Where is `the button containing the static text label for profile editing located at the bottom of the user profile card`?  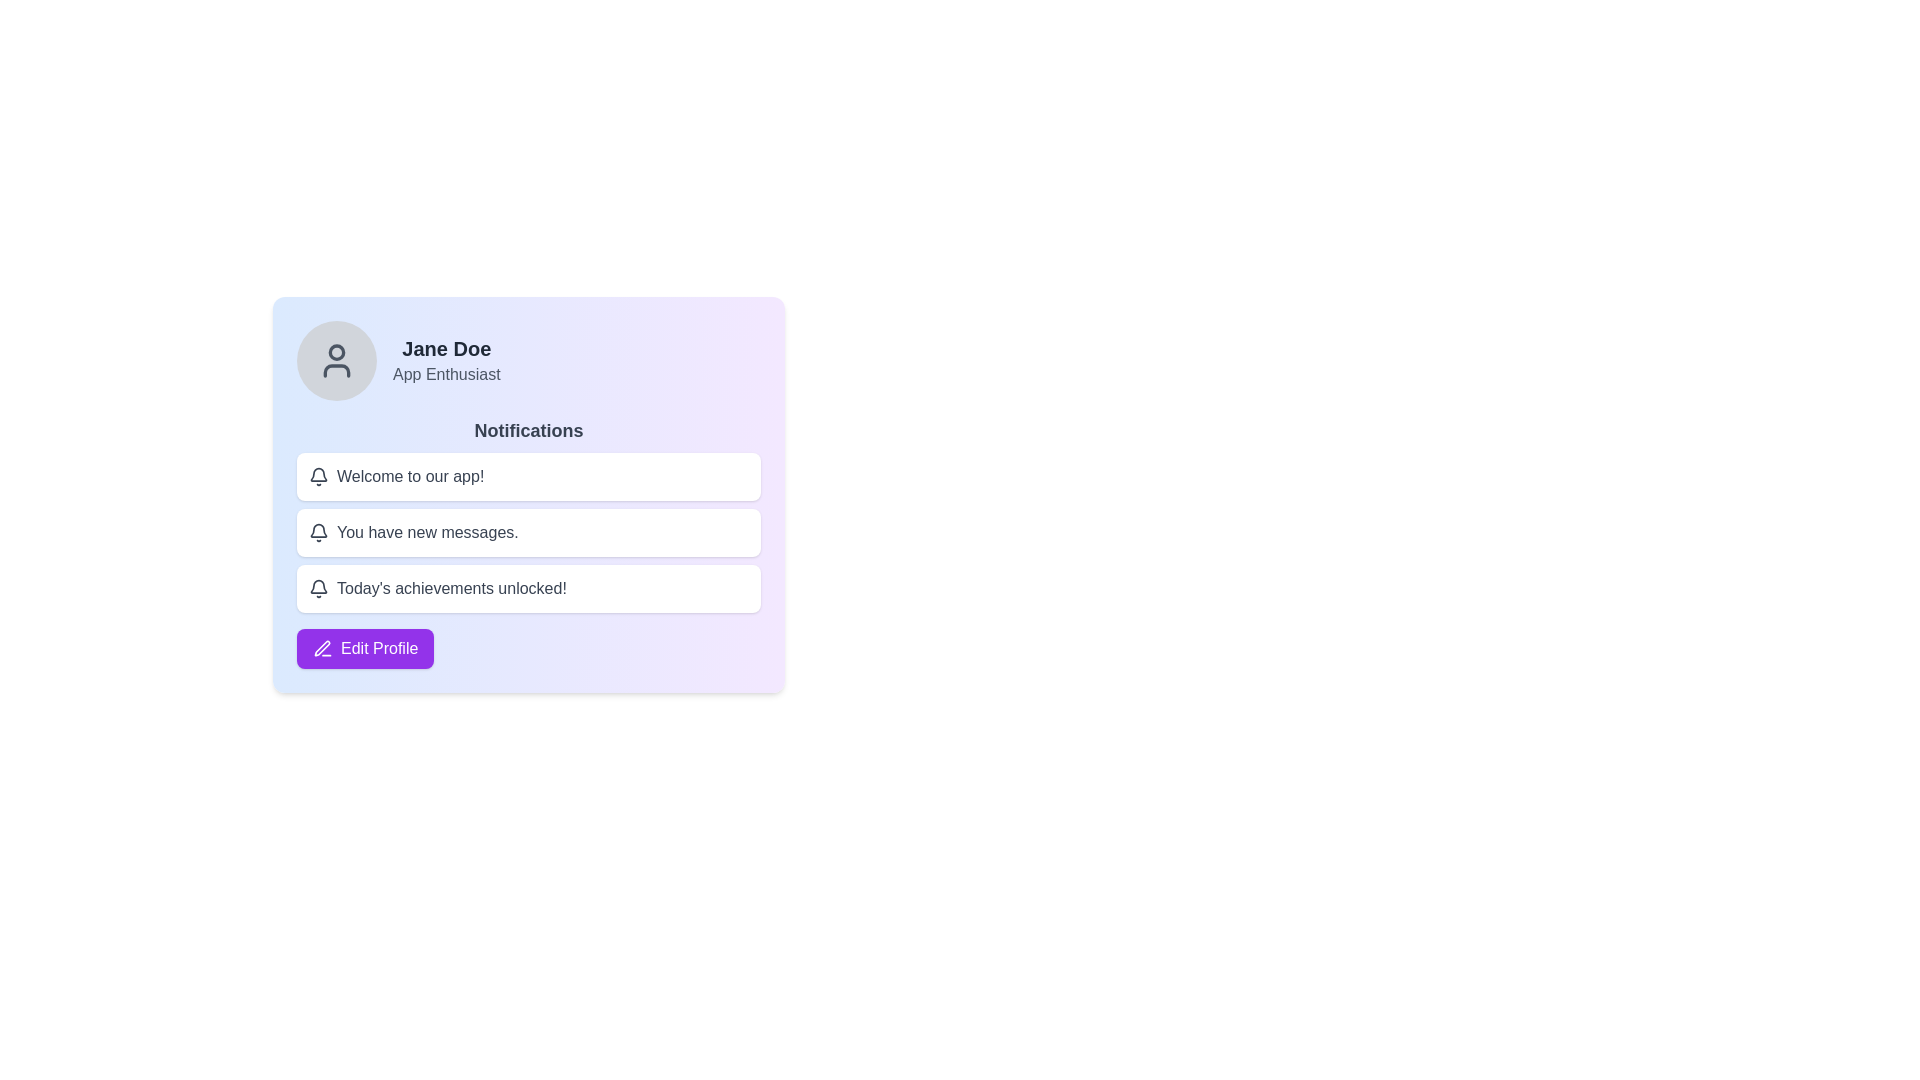
the button containing the static text label for profile editing located at the bottom of the user profile card is located at coordinates (379, 648).